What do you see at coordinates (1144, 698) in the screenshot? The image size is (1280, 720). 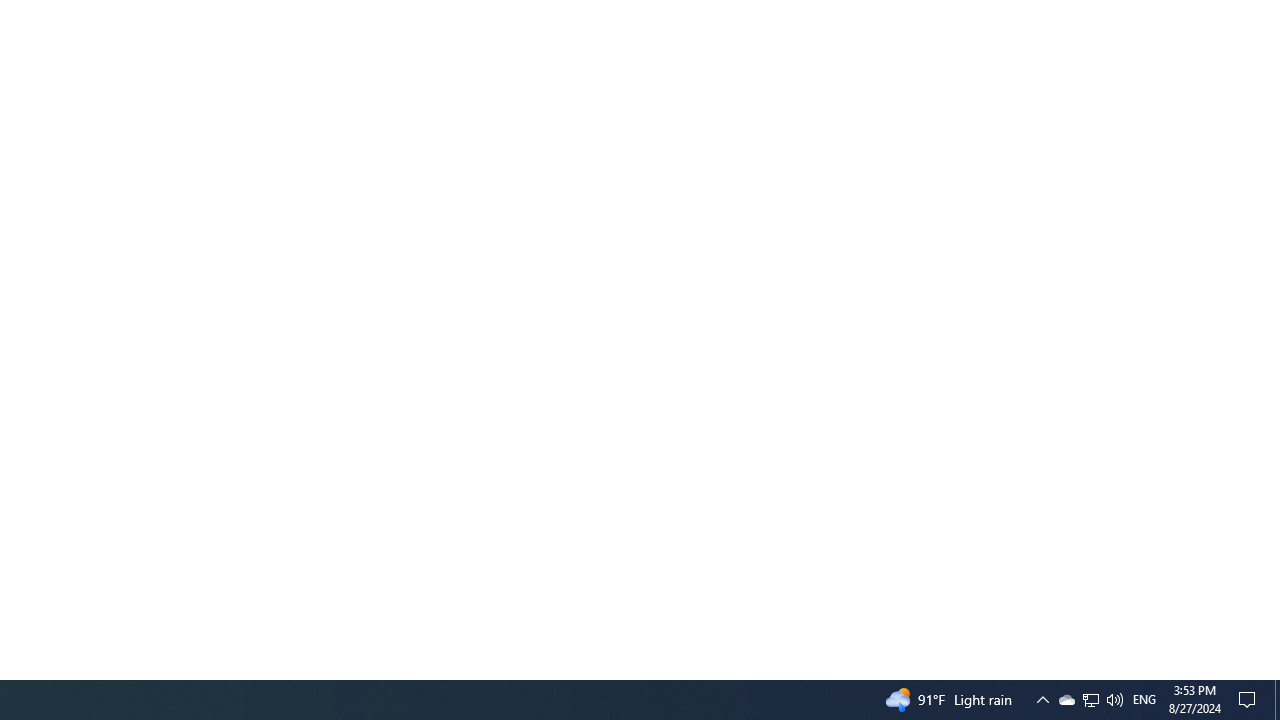 I see `'Tray Input Indicator - English (United States)'` at bounding box center [1144, 698].